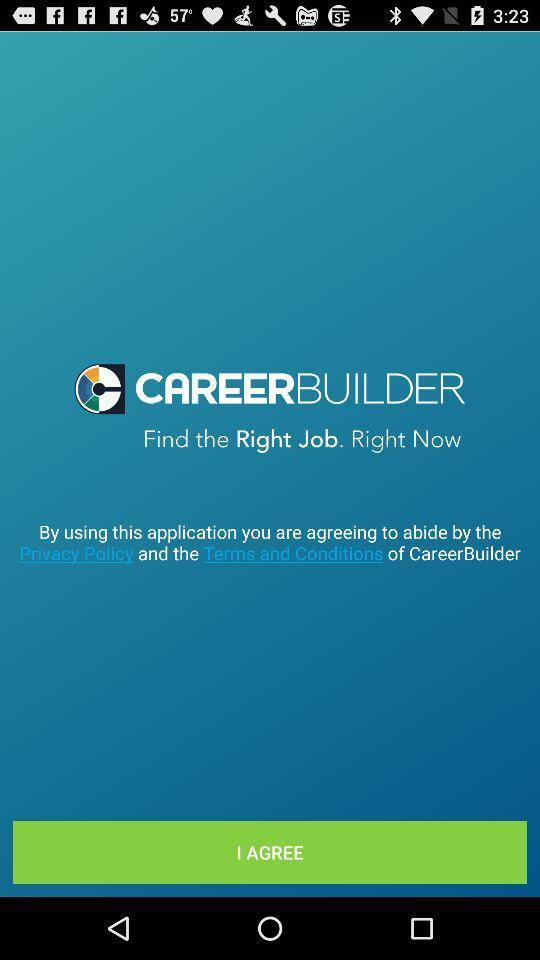  What do you see at coordinates (270, 851) in the screenshot?
I see `item below by using this icon` at bounding box center [270, 851].